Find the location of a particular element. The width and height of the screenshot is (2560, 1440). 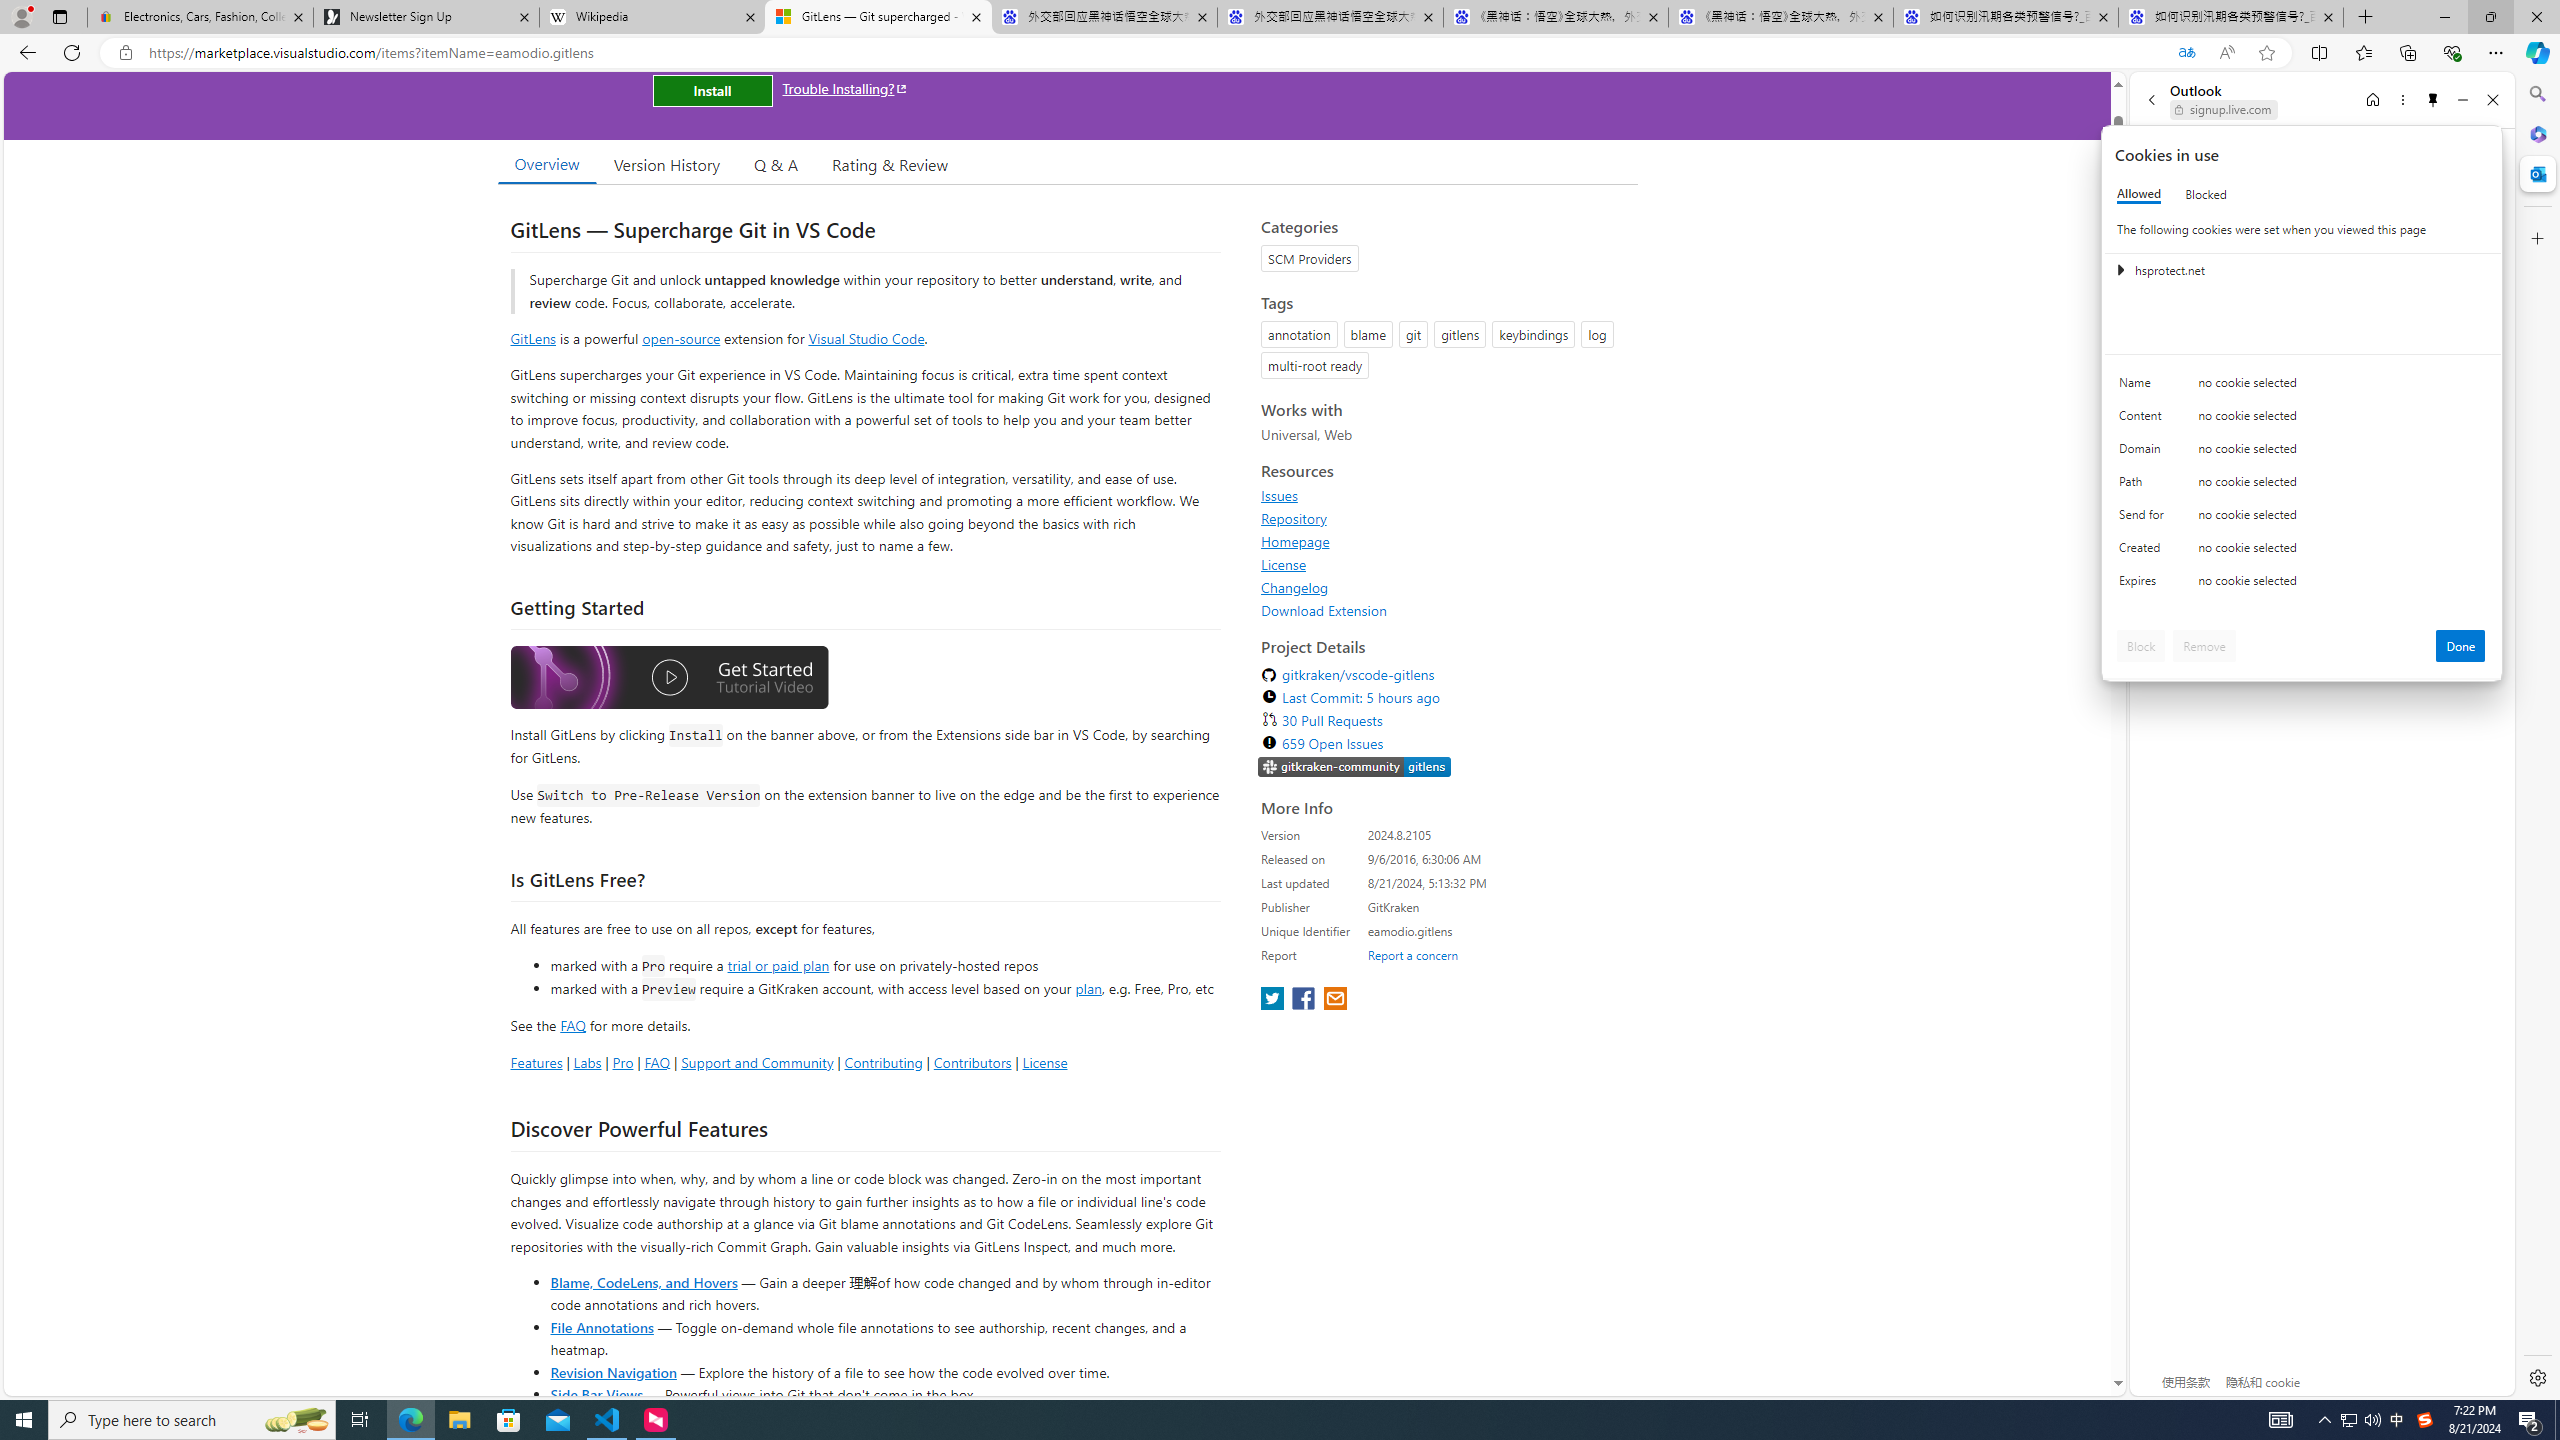

'Expires' is located at coordinates (2144, 585).